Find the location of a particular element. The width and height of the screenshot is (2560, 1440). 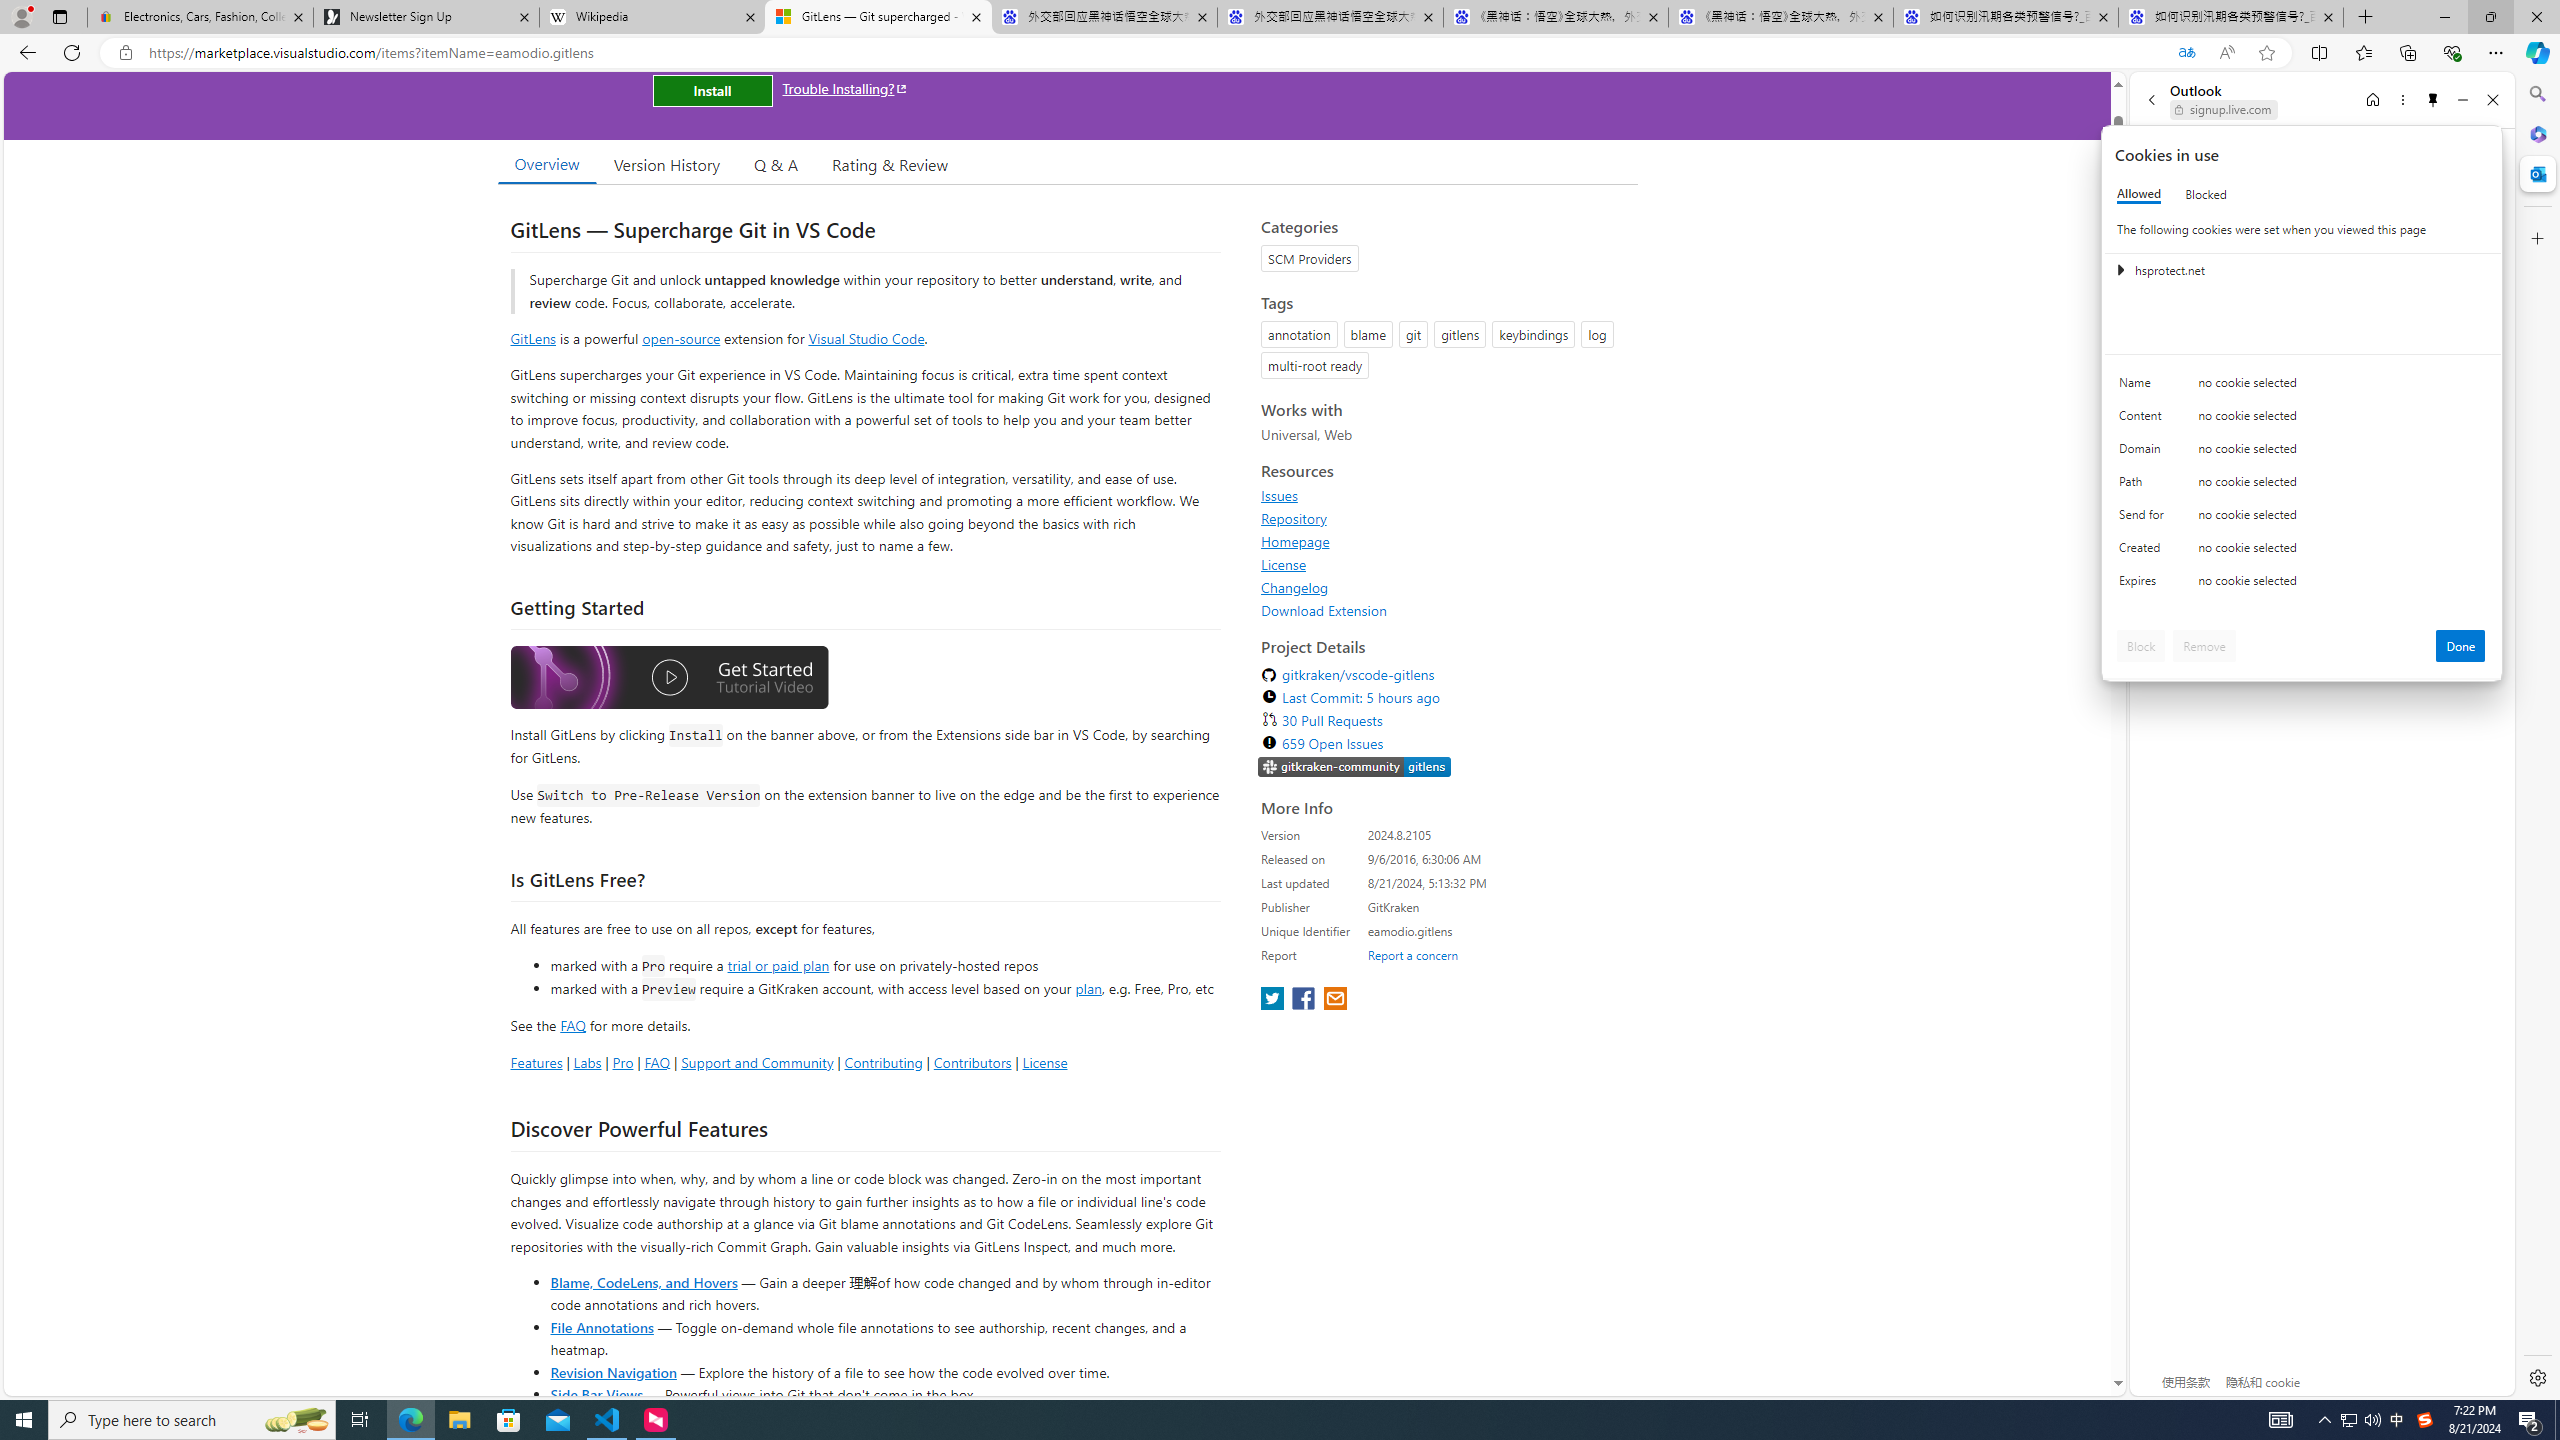

'Expires' is located at coordinates (2144, 585).